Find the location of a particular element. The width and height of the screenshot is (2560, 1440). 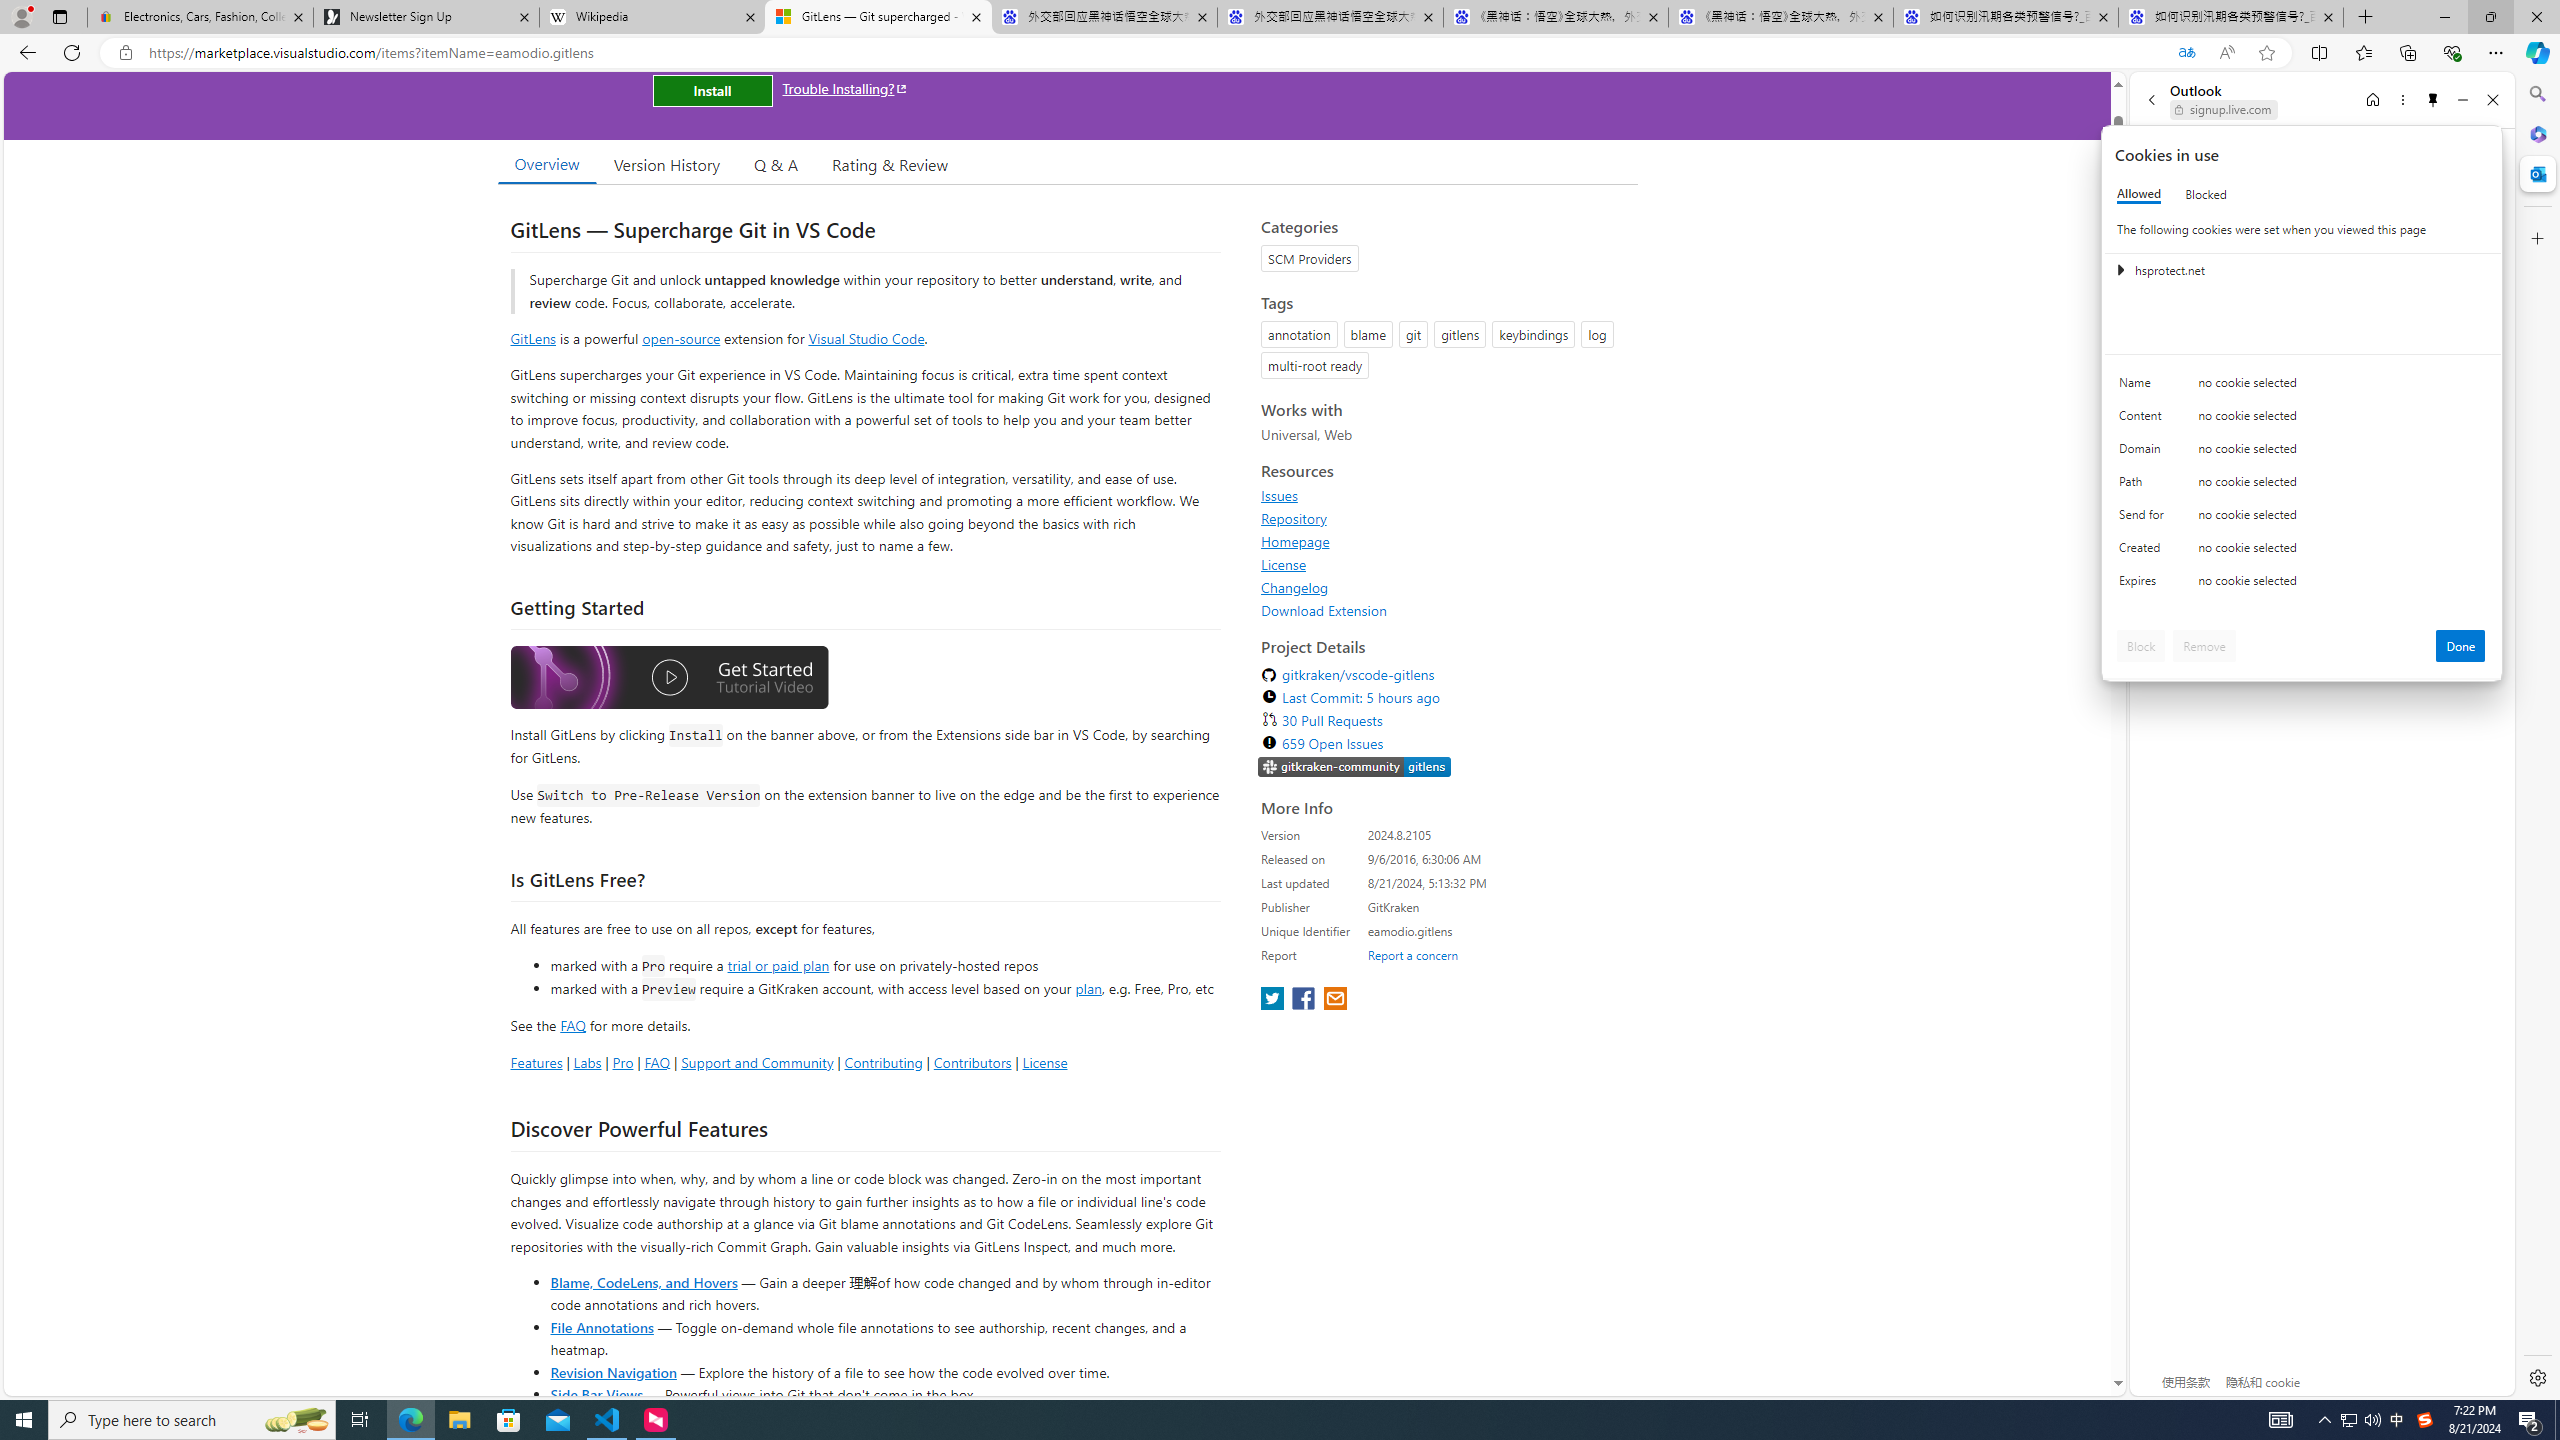

'Expires' is located at coordinates (2144, 585).